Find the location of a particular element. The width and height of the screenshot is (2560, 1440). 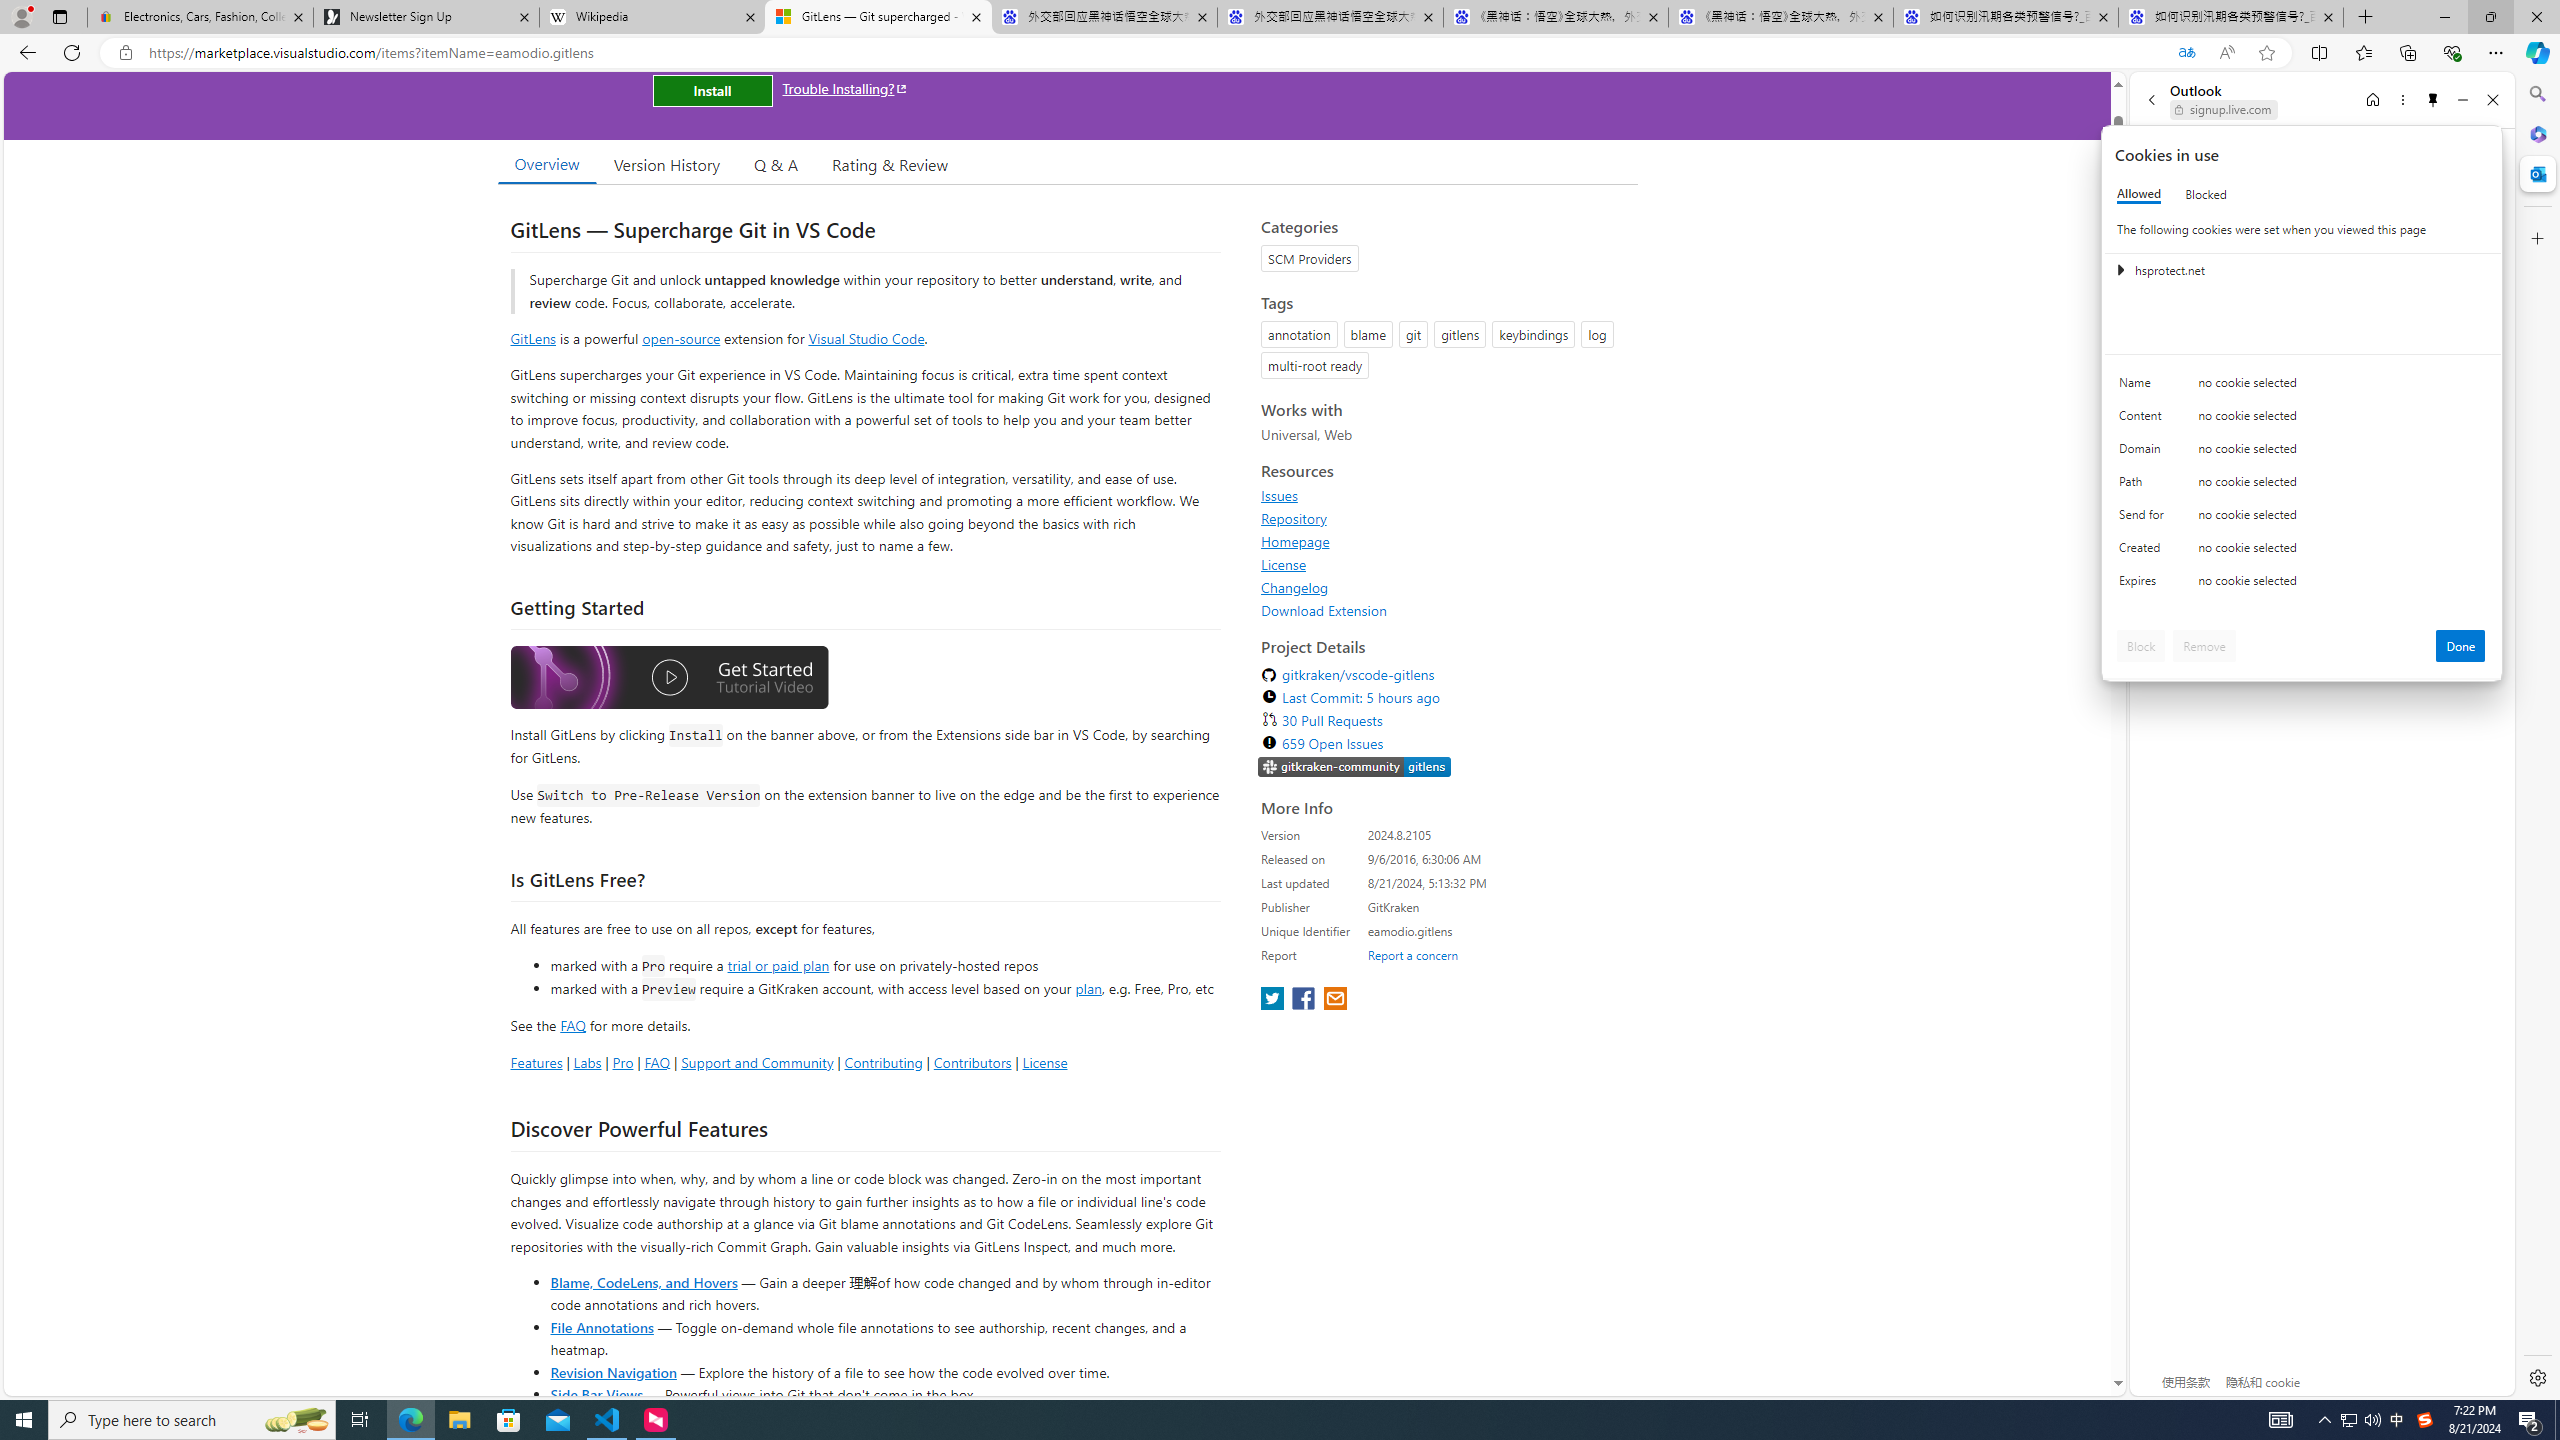

'Expires' is located at coordinates (2144, 585).